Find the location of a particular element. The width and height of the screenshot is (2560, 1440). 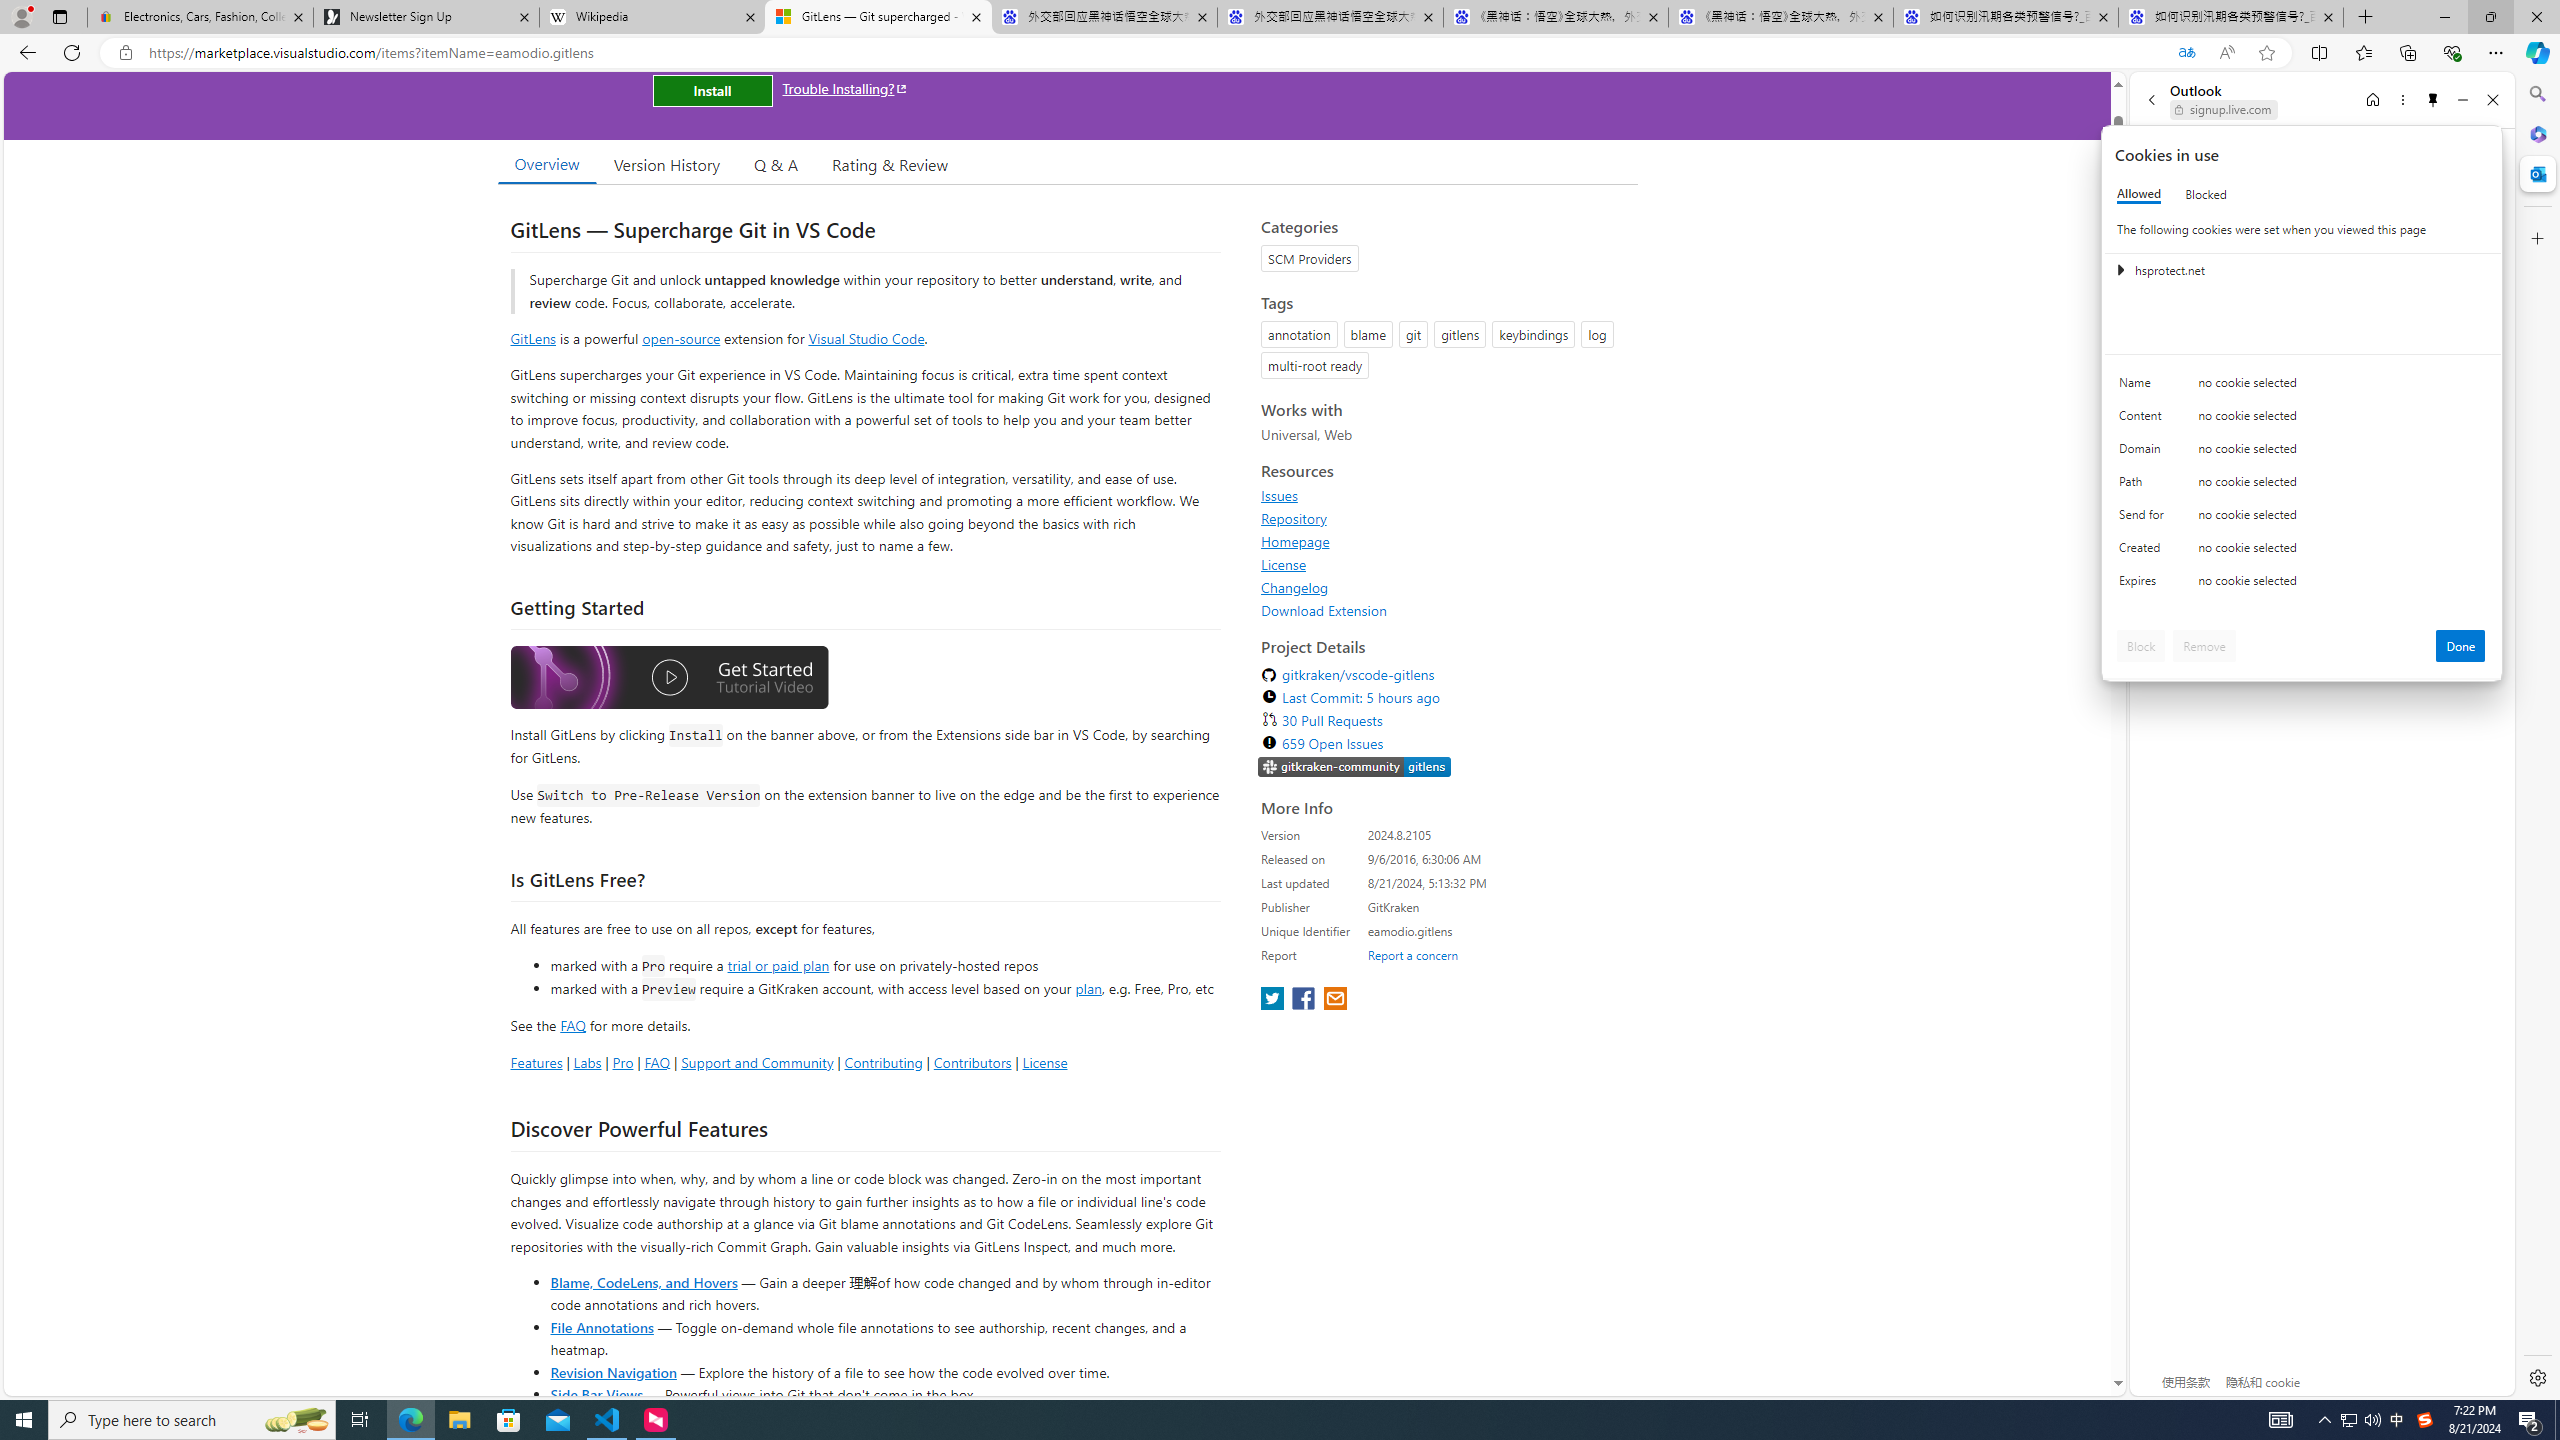

'Expires' is located at coordinates (2144, 585).